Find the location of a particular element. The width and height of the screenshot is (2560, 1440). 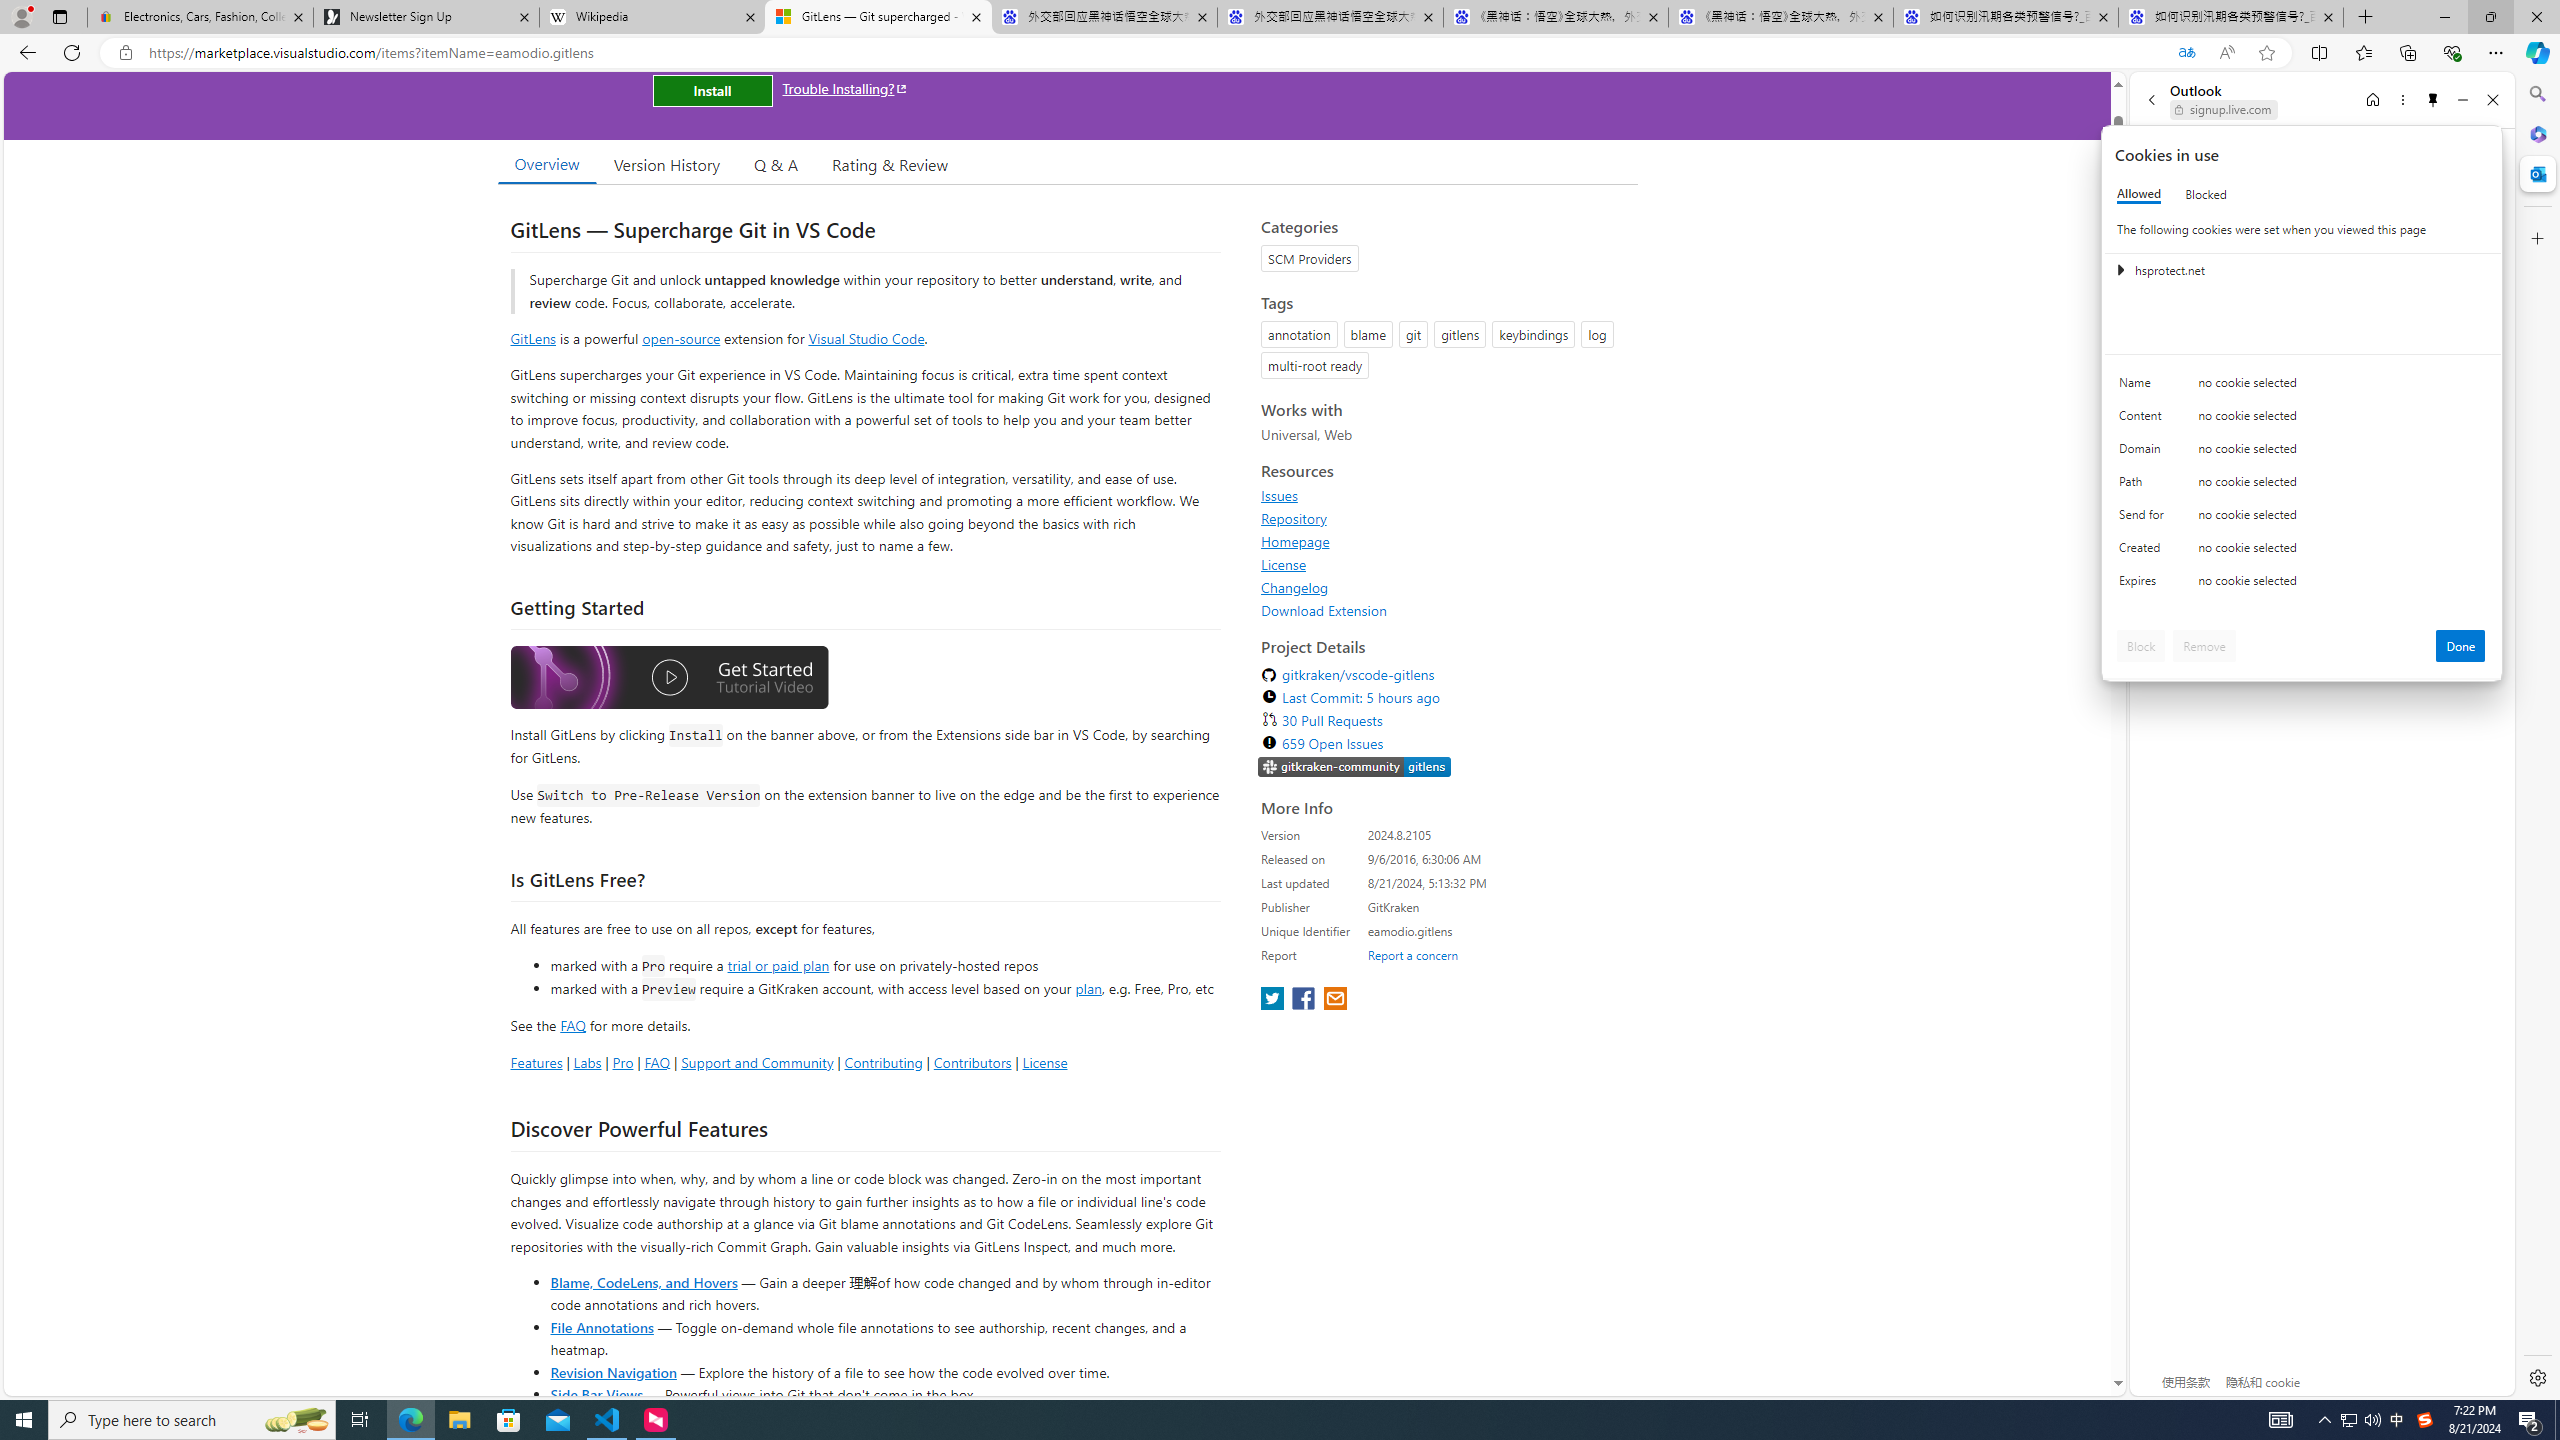

'Expires' is located at coordinates (2144, 585).